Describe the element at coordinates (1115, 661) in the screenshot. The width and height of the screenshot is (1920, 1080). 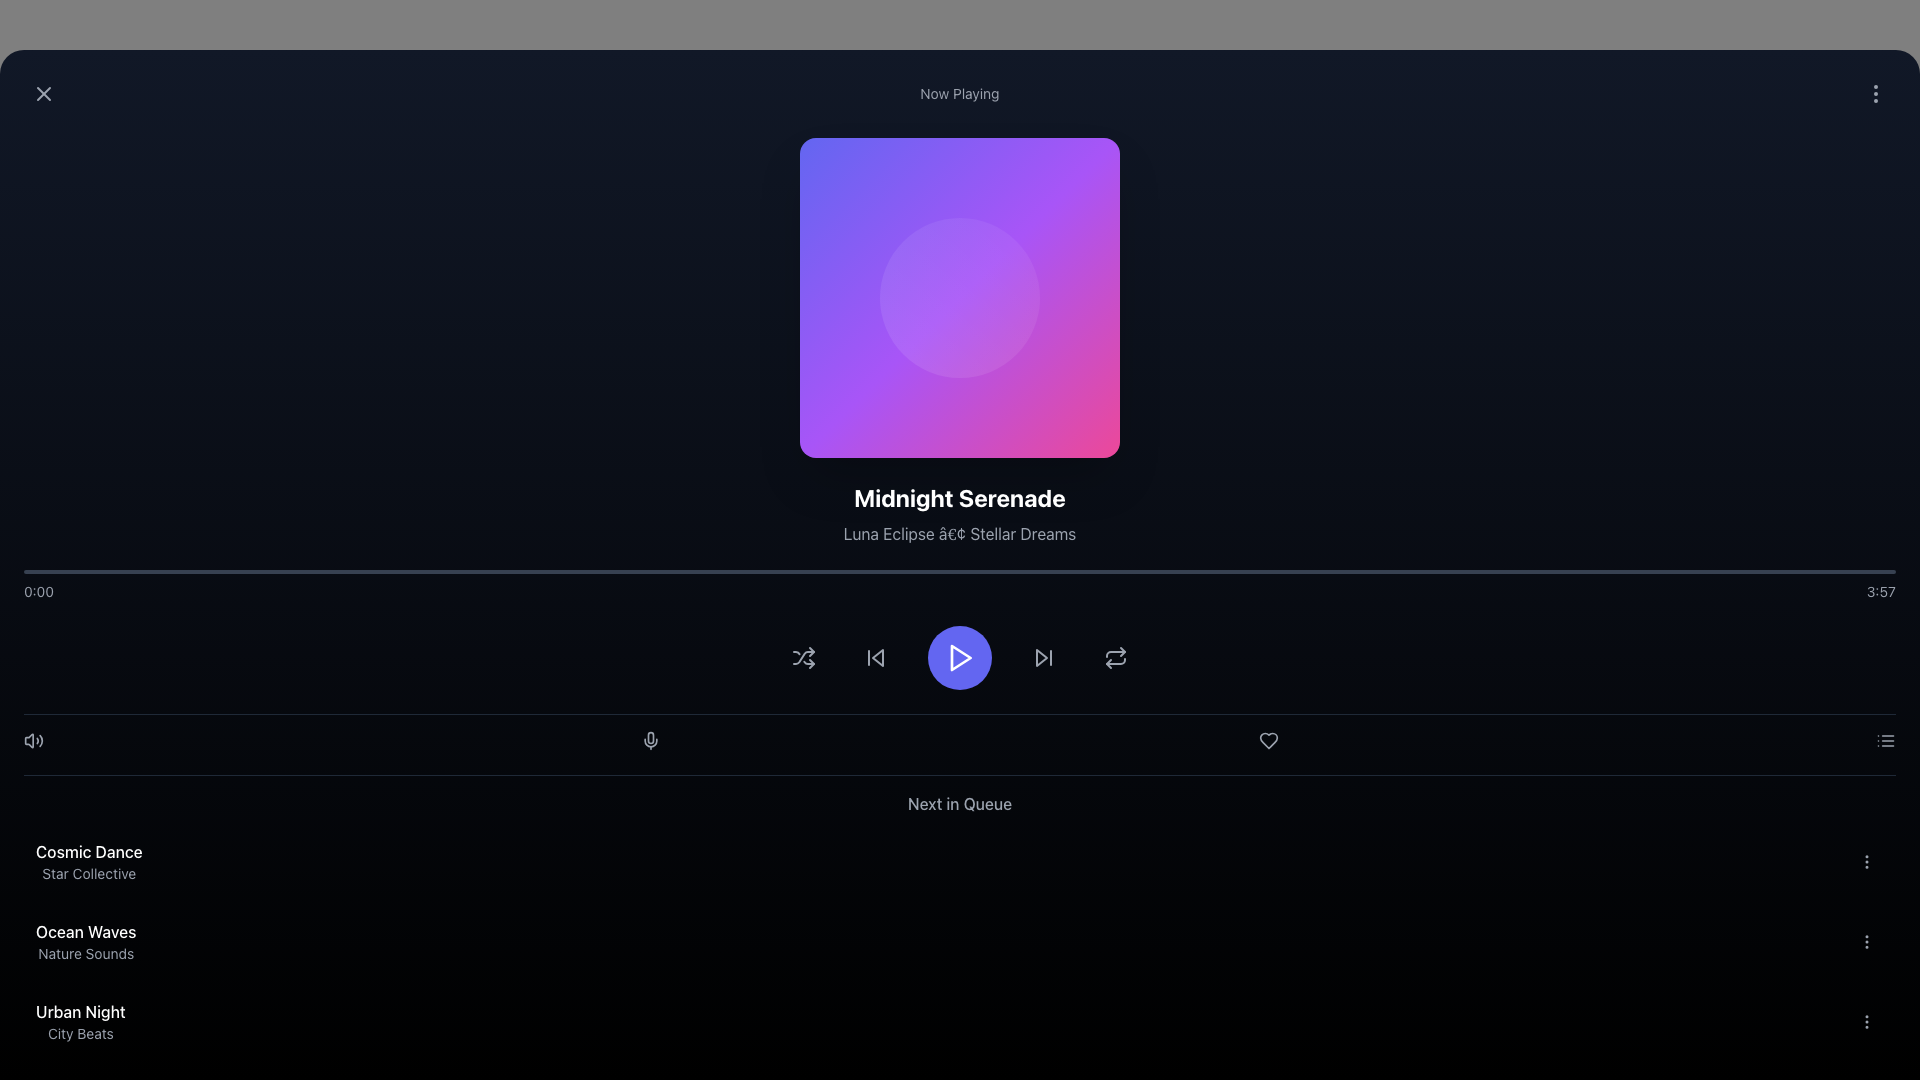
I see `the bottom-right component of the looping action icon within the SVG` at that location.